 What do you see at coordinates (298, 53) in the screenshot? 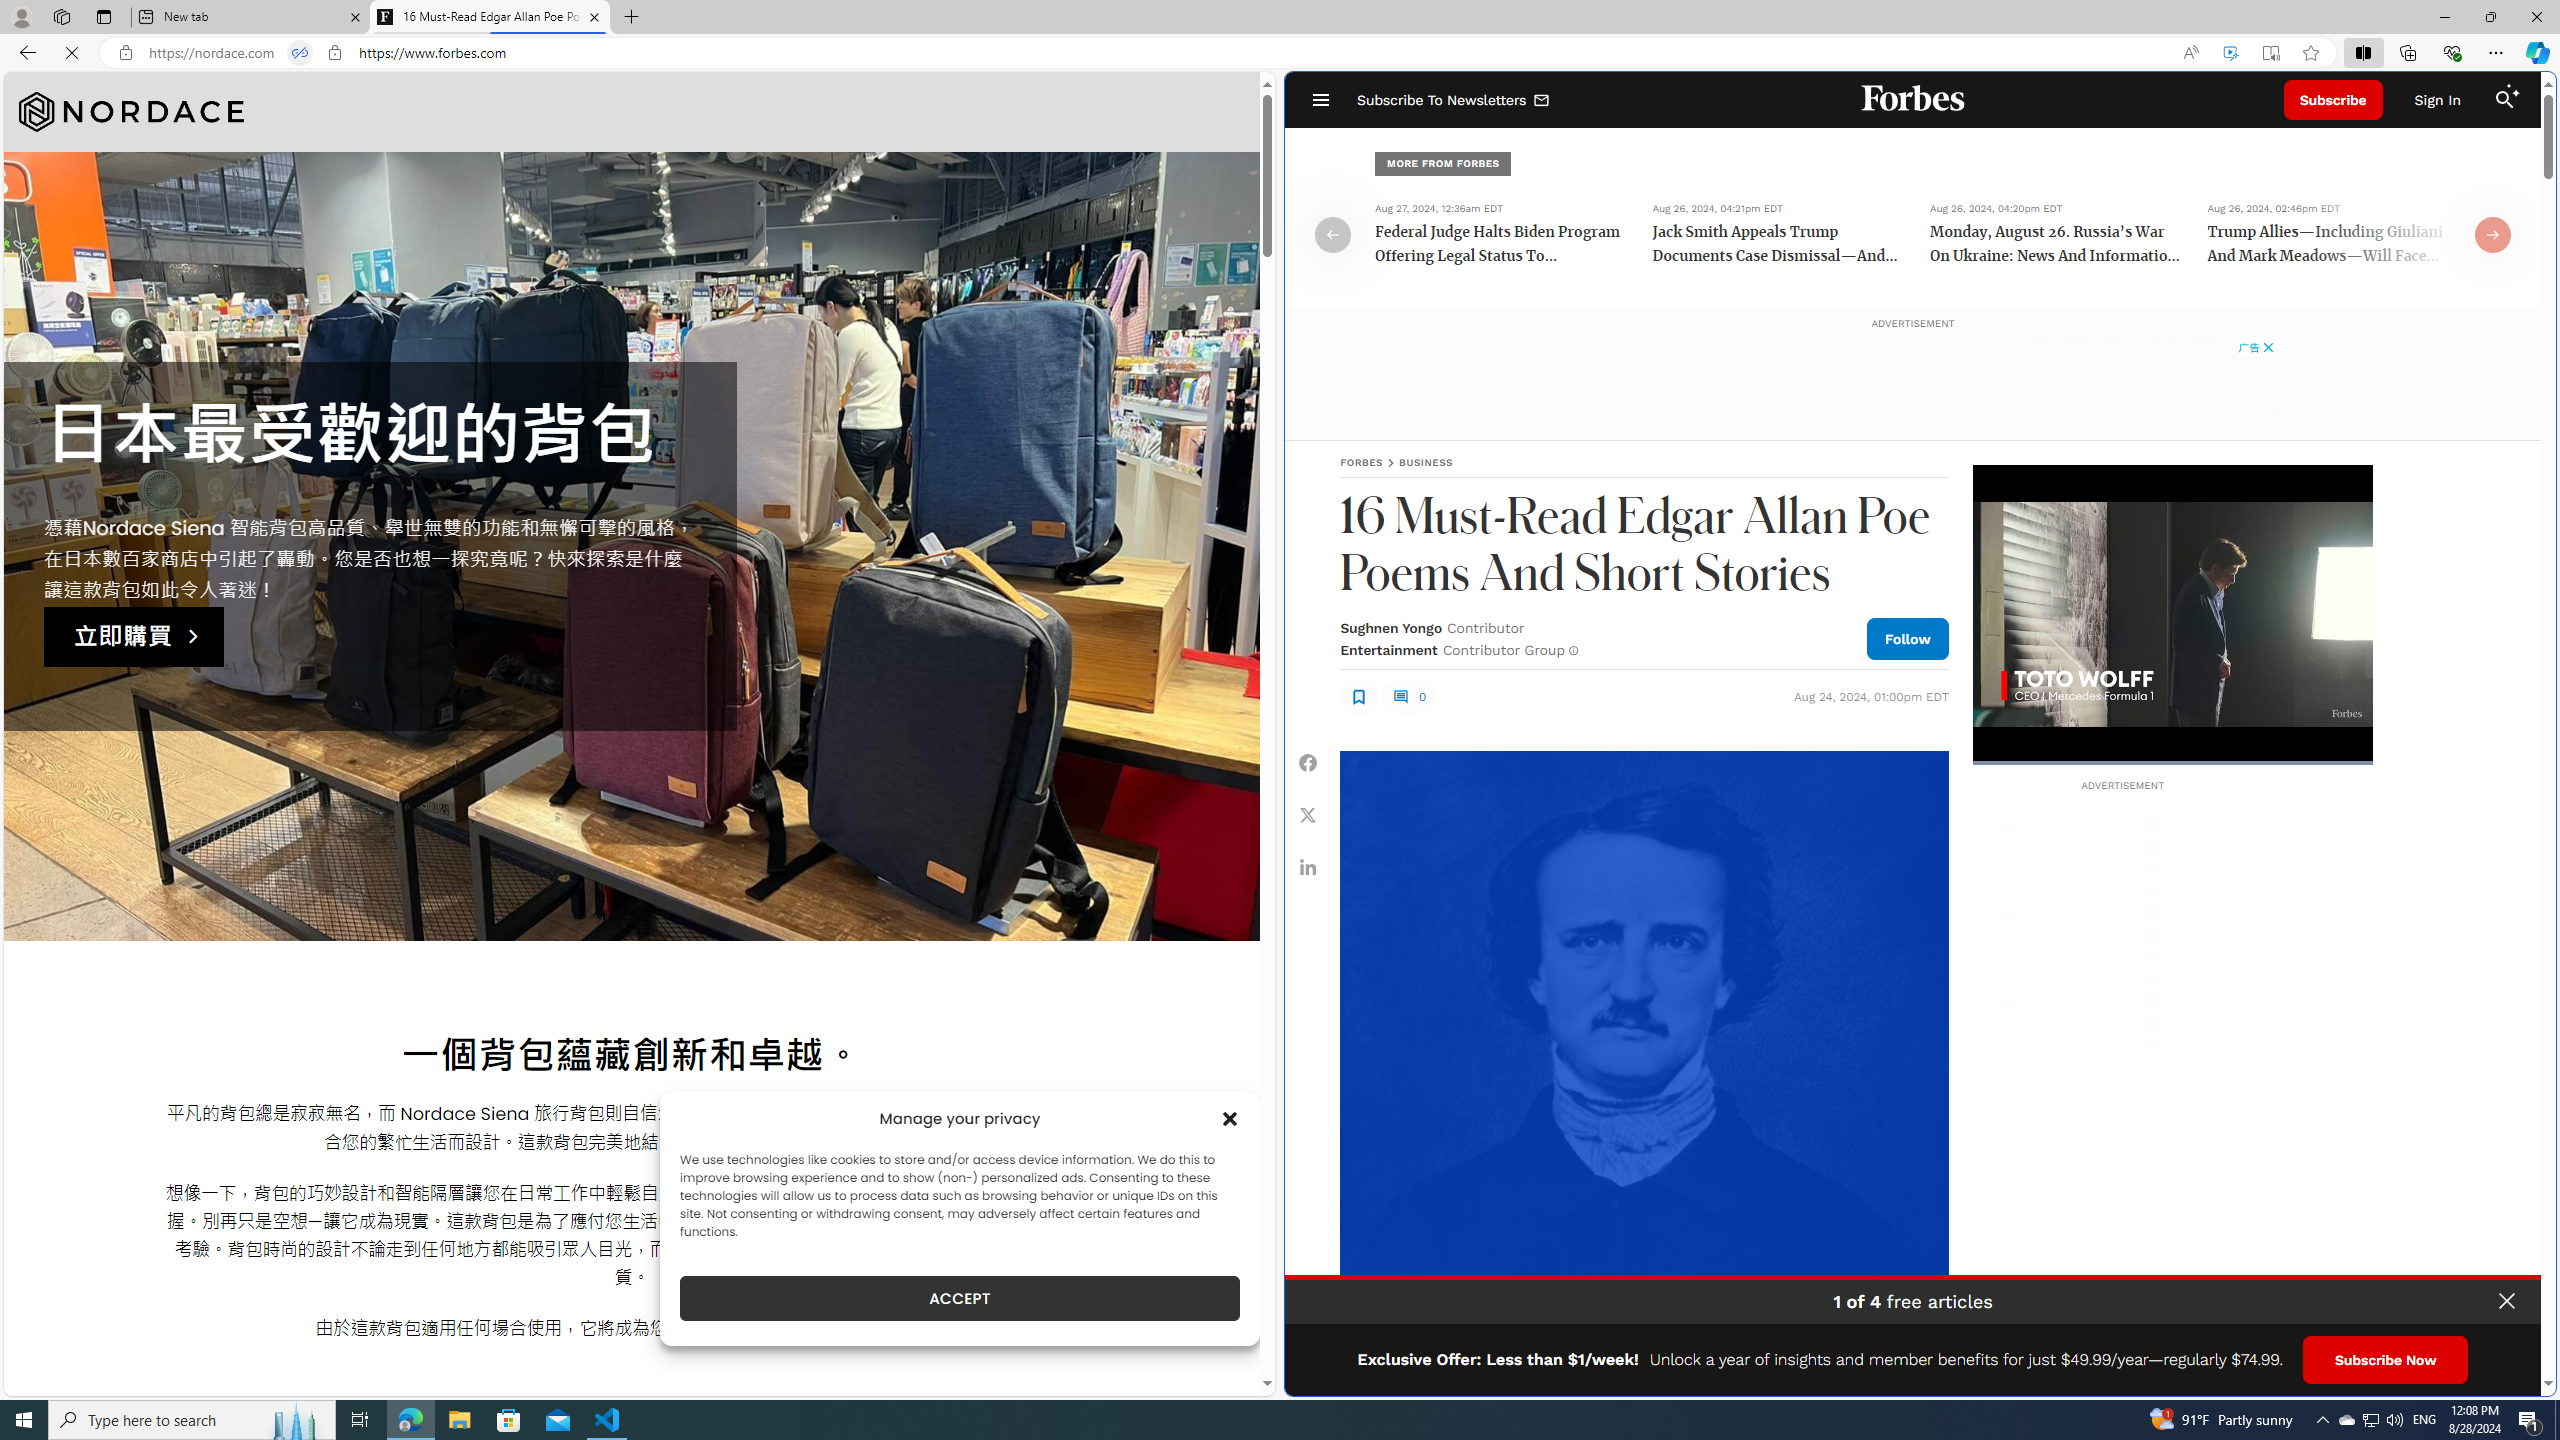
I see `'Tabs in split screen'` at bounding box center [298, 53].